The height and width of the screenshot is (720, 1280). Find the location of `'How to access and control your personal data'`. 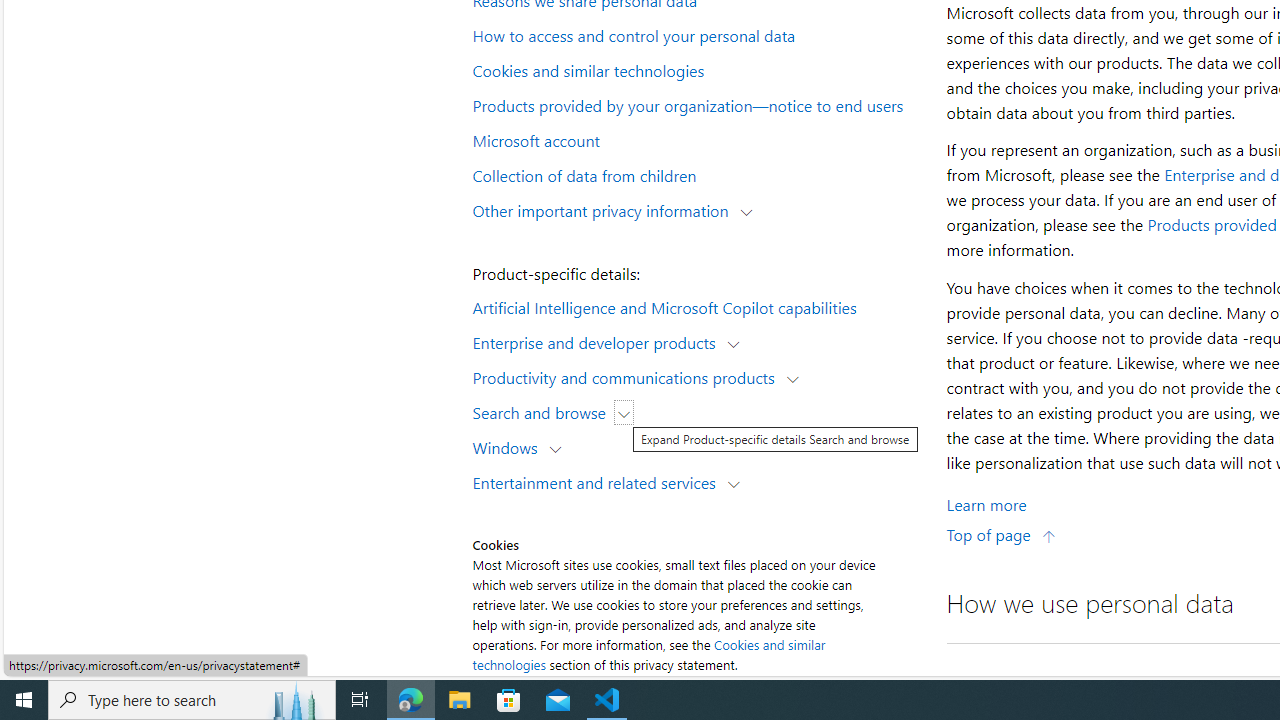

'How to access and control your personal data' is located at coordinates (696, 35).